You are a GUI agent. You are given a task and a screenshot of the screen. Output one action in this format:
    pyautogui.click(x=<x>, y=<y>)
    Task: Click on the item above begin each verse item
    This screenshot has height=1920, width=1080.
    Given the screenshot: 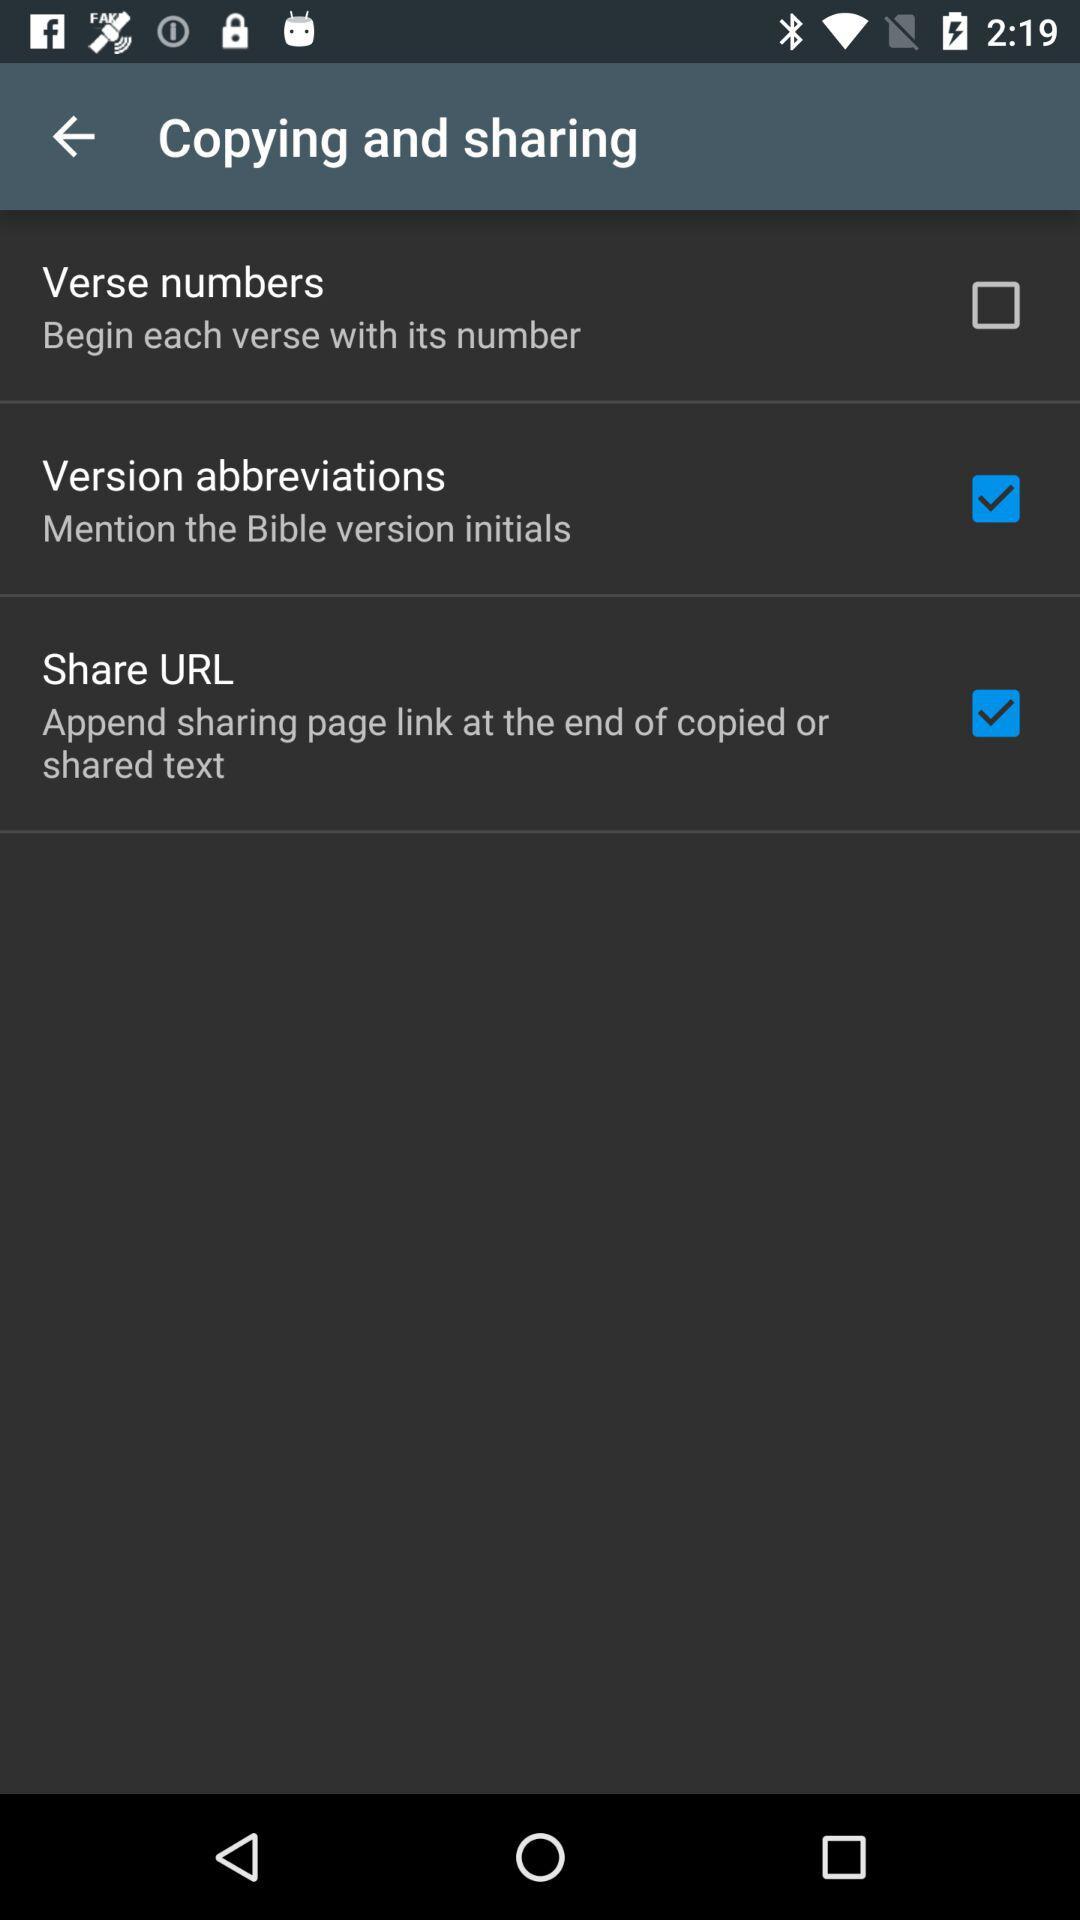 What is the action you would take?
    pyautogui.click(x=183, y=279)
    